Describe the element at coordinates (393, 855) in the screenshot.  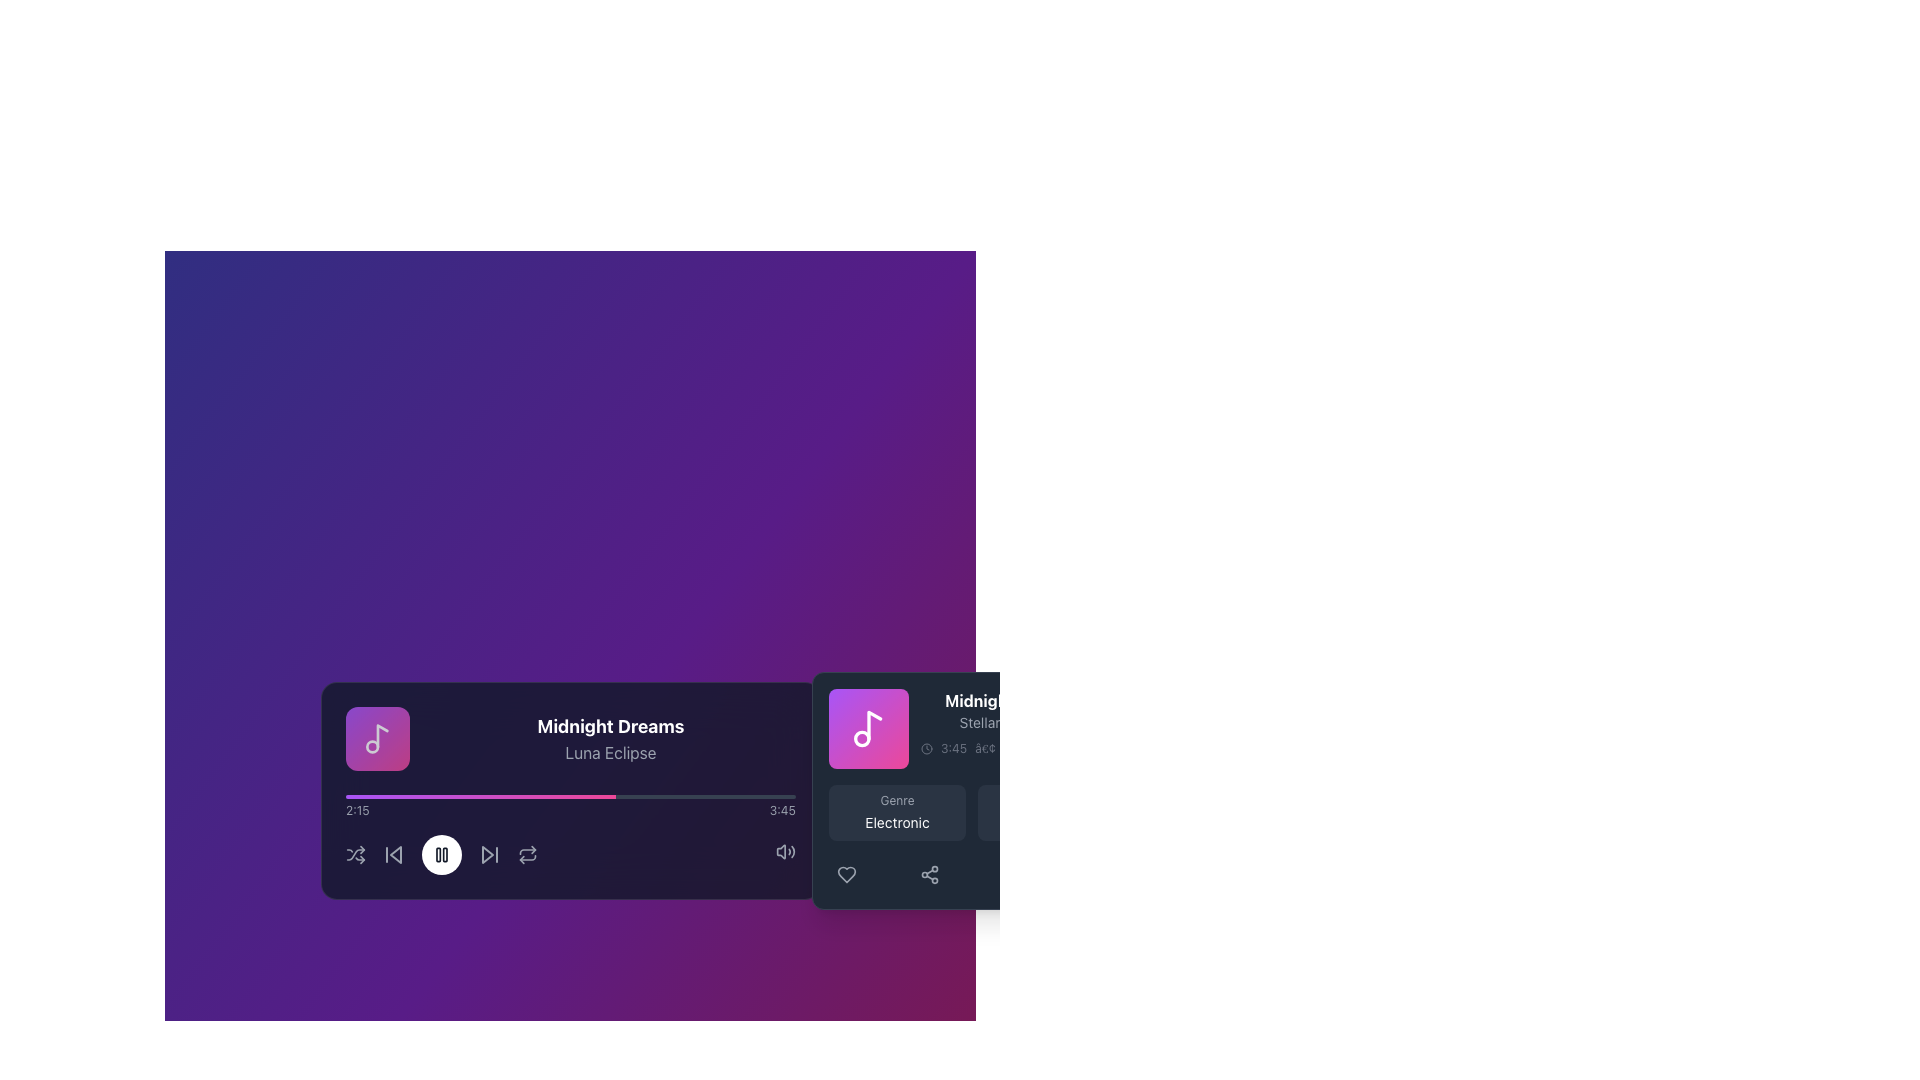
I see `the skip backward button located in the bottom-left section of the music player interface to change the icon's color` at that location.